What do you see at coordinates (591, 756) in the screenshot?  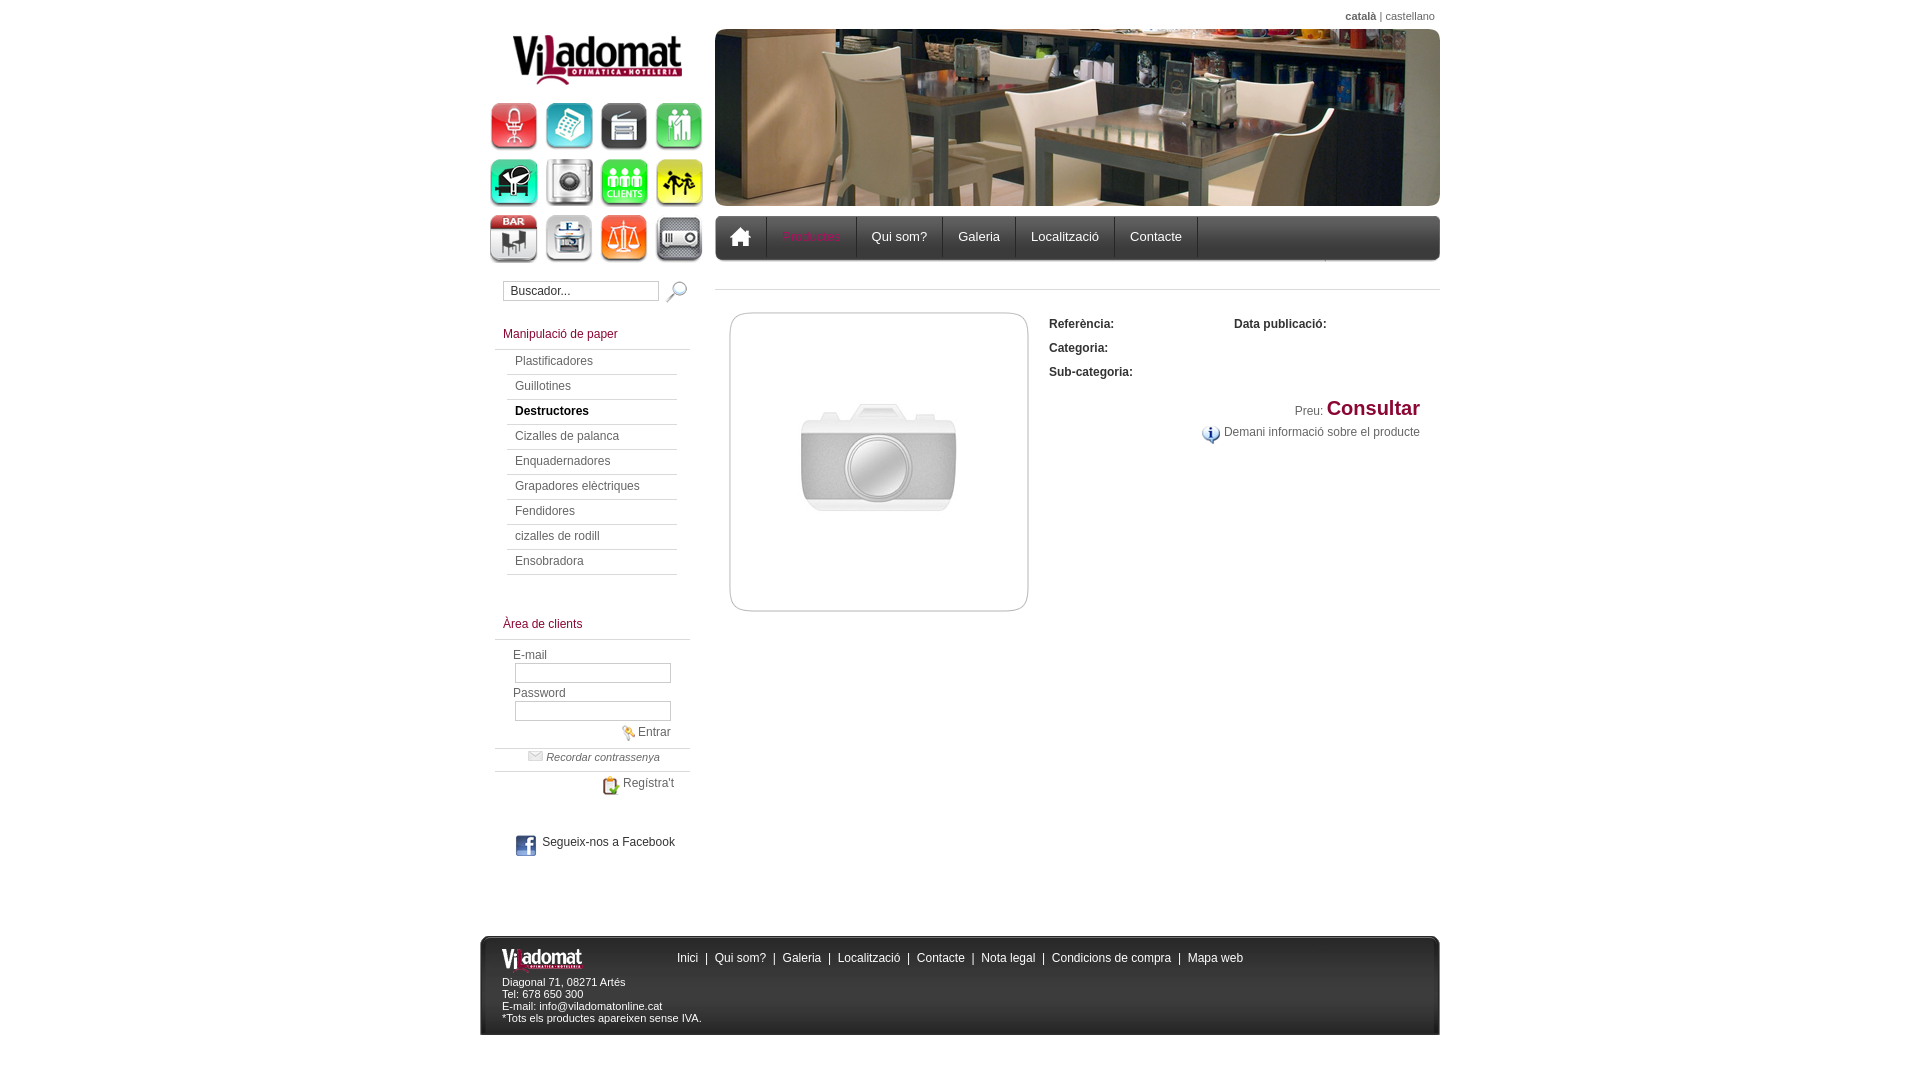 I see `'Recordar contrassenya'` at bounding box center [591, 756].